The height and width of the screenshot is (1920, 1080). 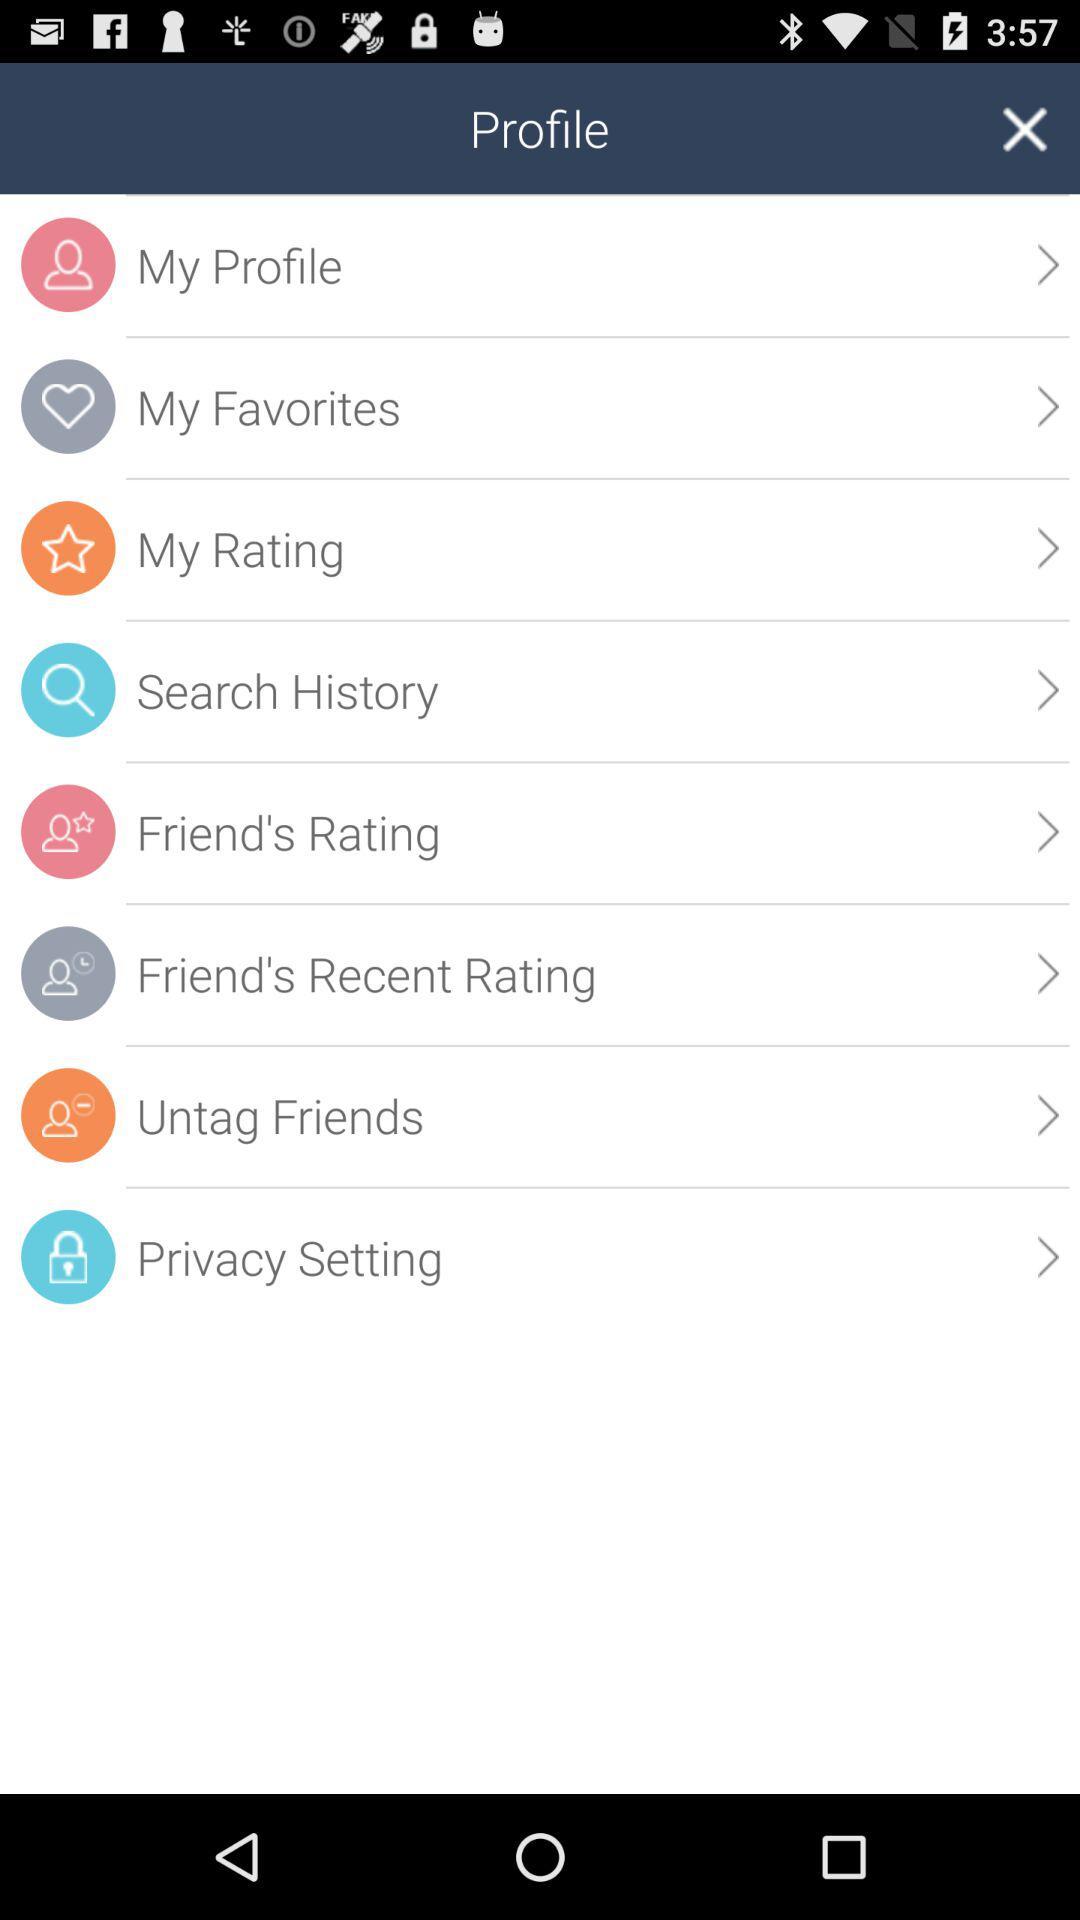 What do you see at coordinates (1048, 690) in the screenshot?
I see `tap the next button just right to the search history` at bounding box center [1048, 690].